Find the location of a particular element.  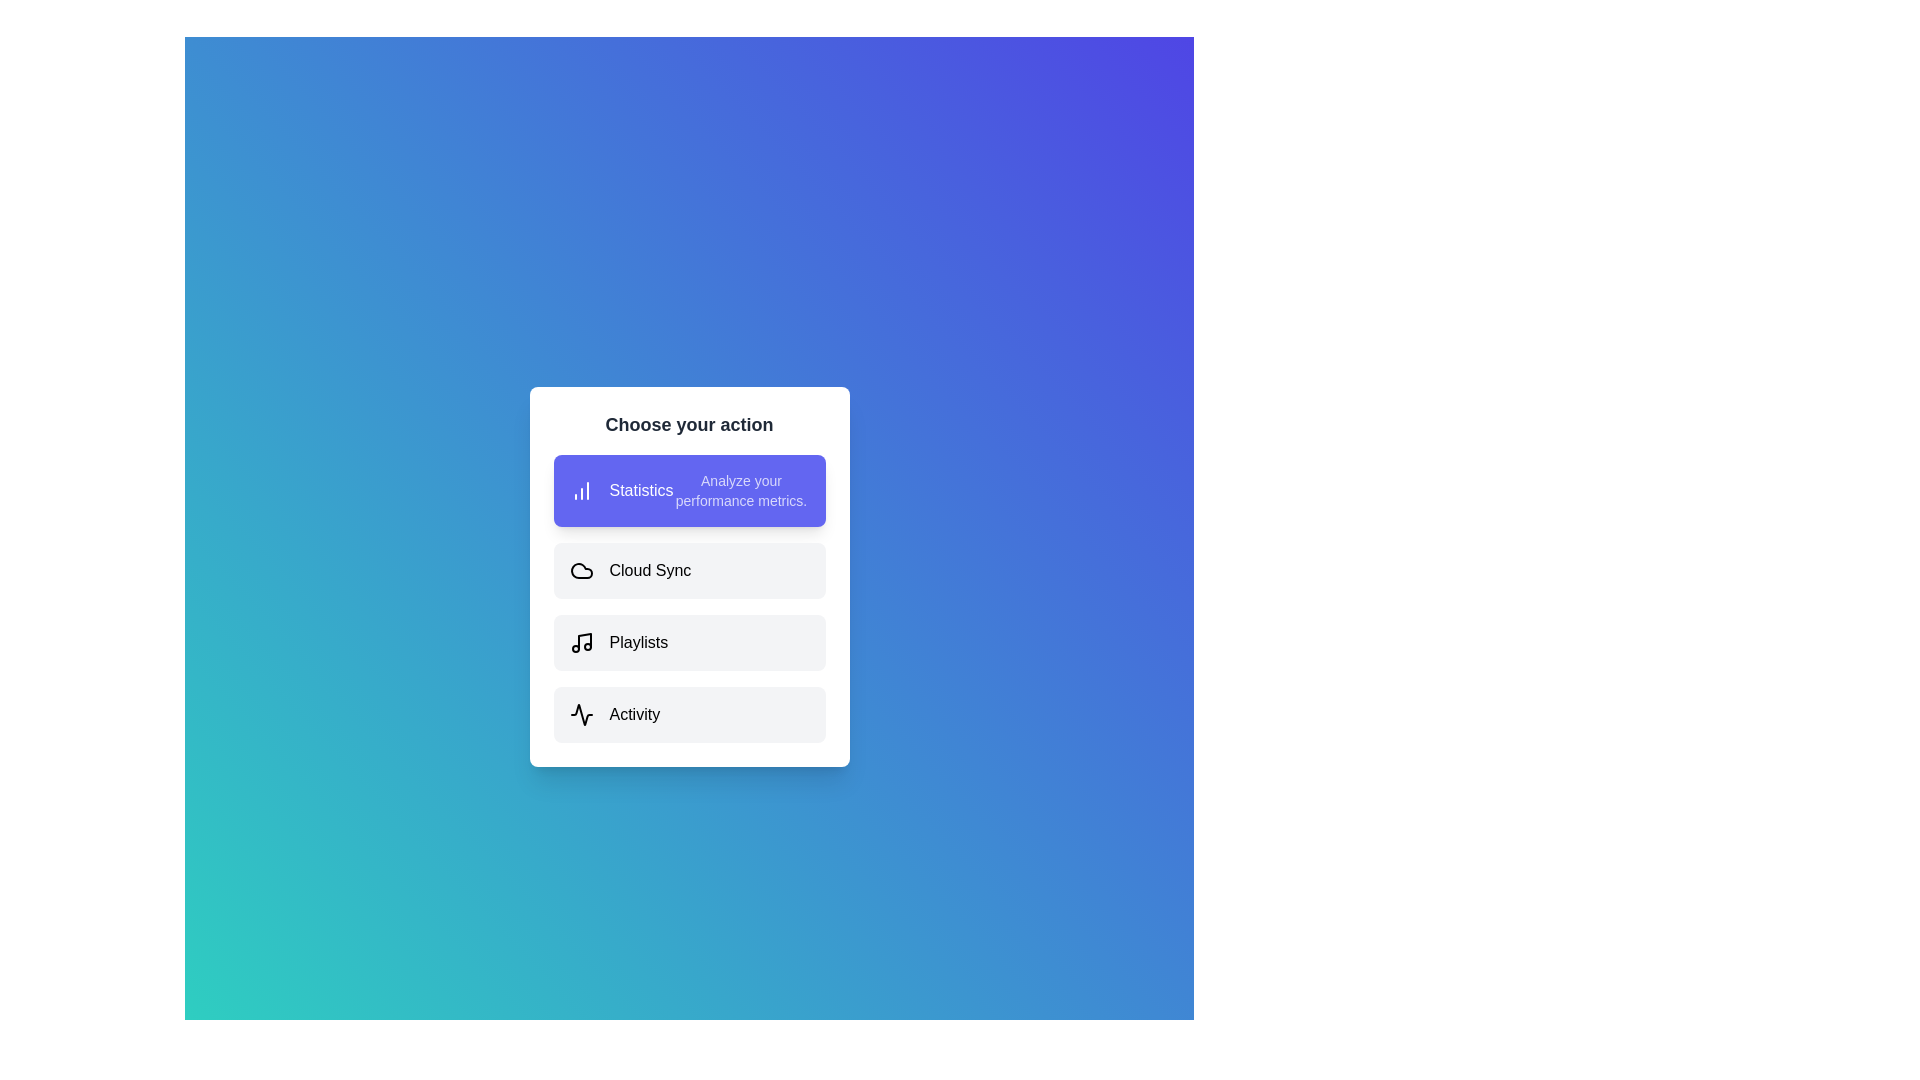

the description of the selected option is located at coordinates (740, 490).